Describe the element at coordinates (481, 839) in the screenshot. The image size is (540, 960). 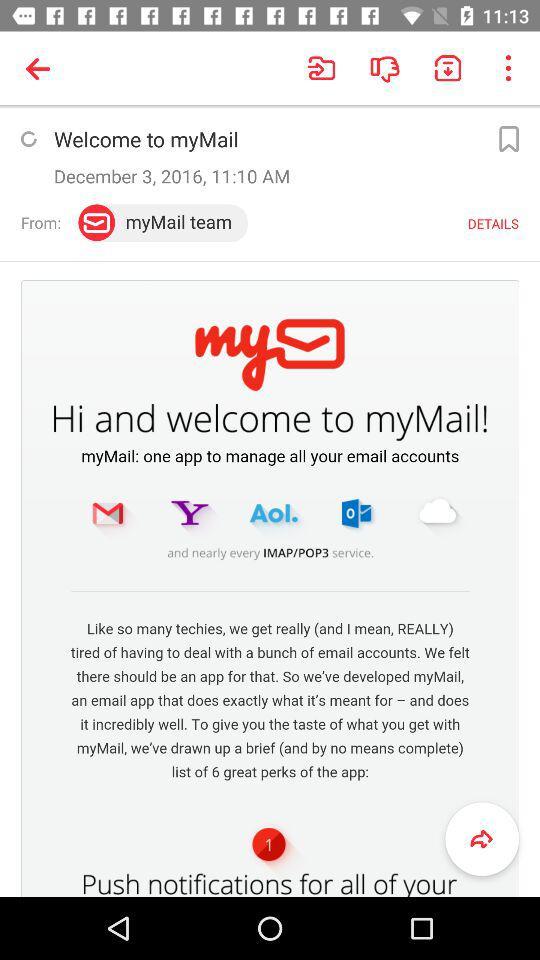
I see `go back` at that location.